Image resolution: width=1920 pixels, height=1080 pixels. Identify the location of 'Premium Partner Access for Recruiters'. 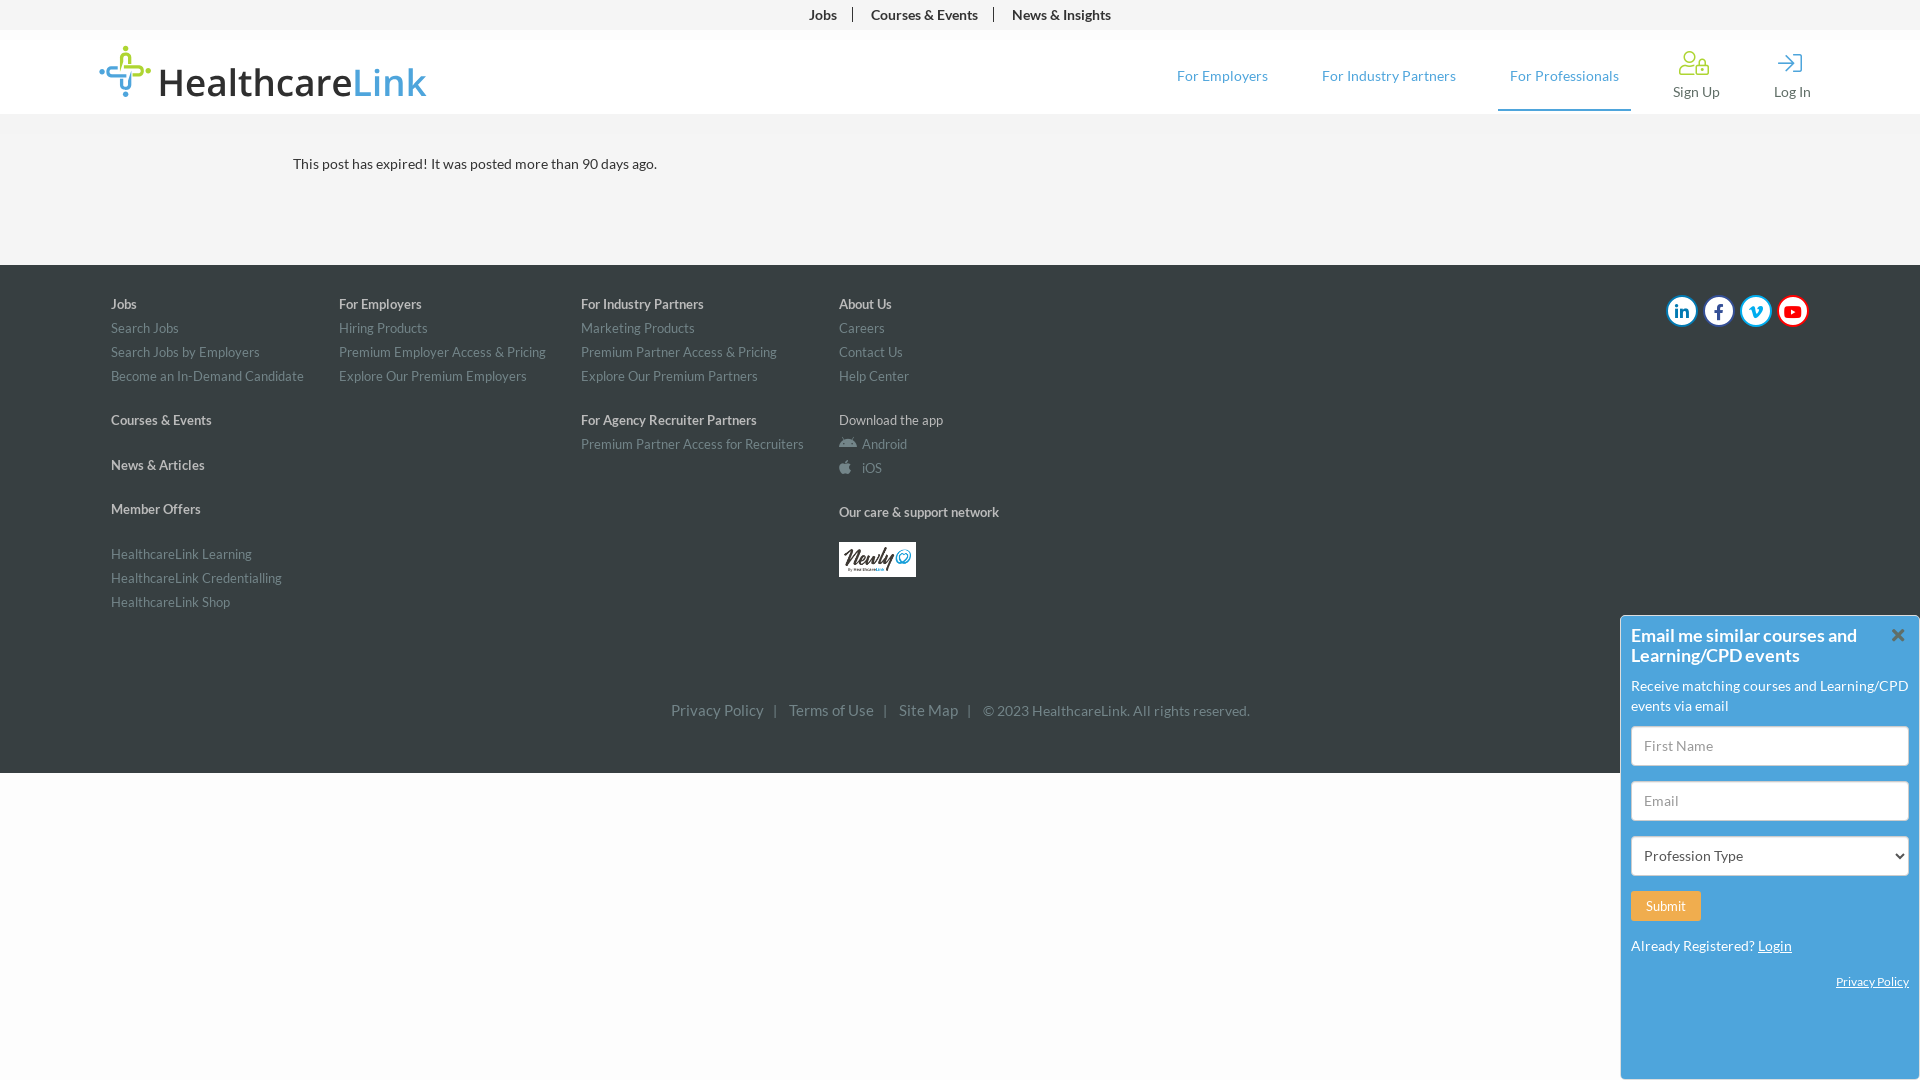
(692, 442).